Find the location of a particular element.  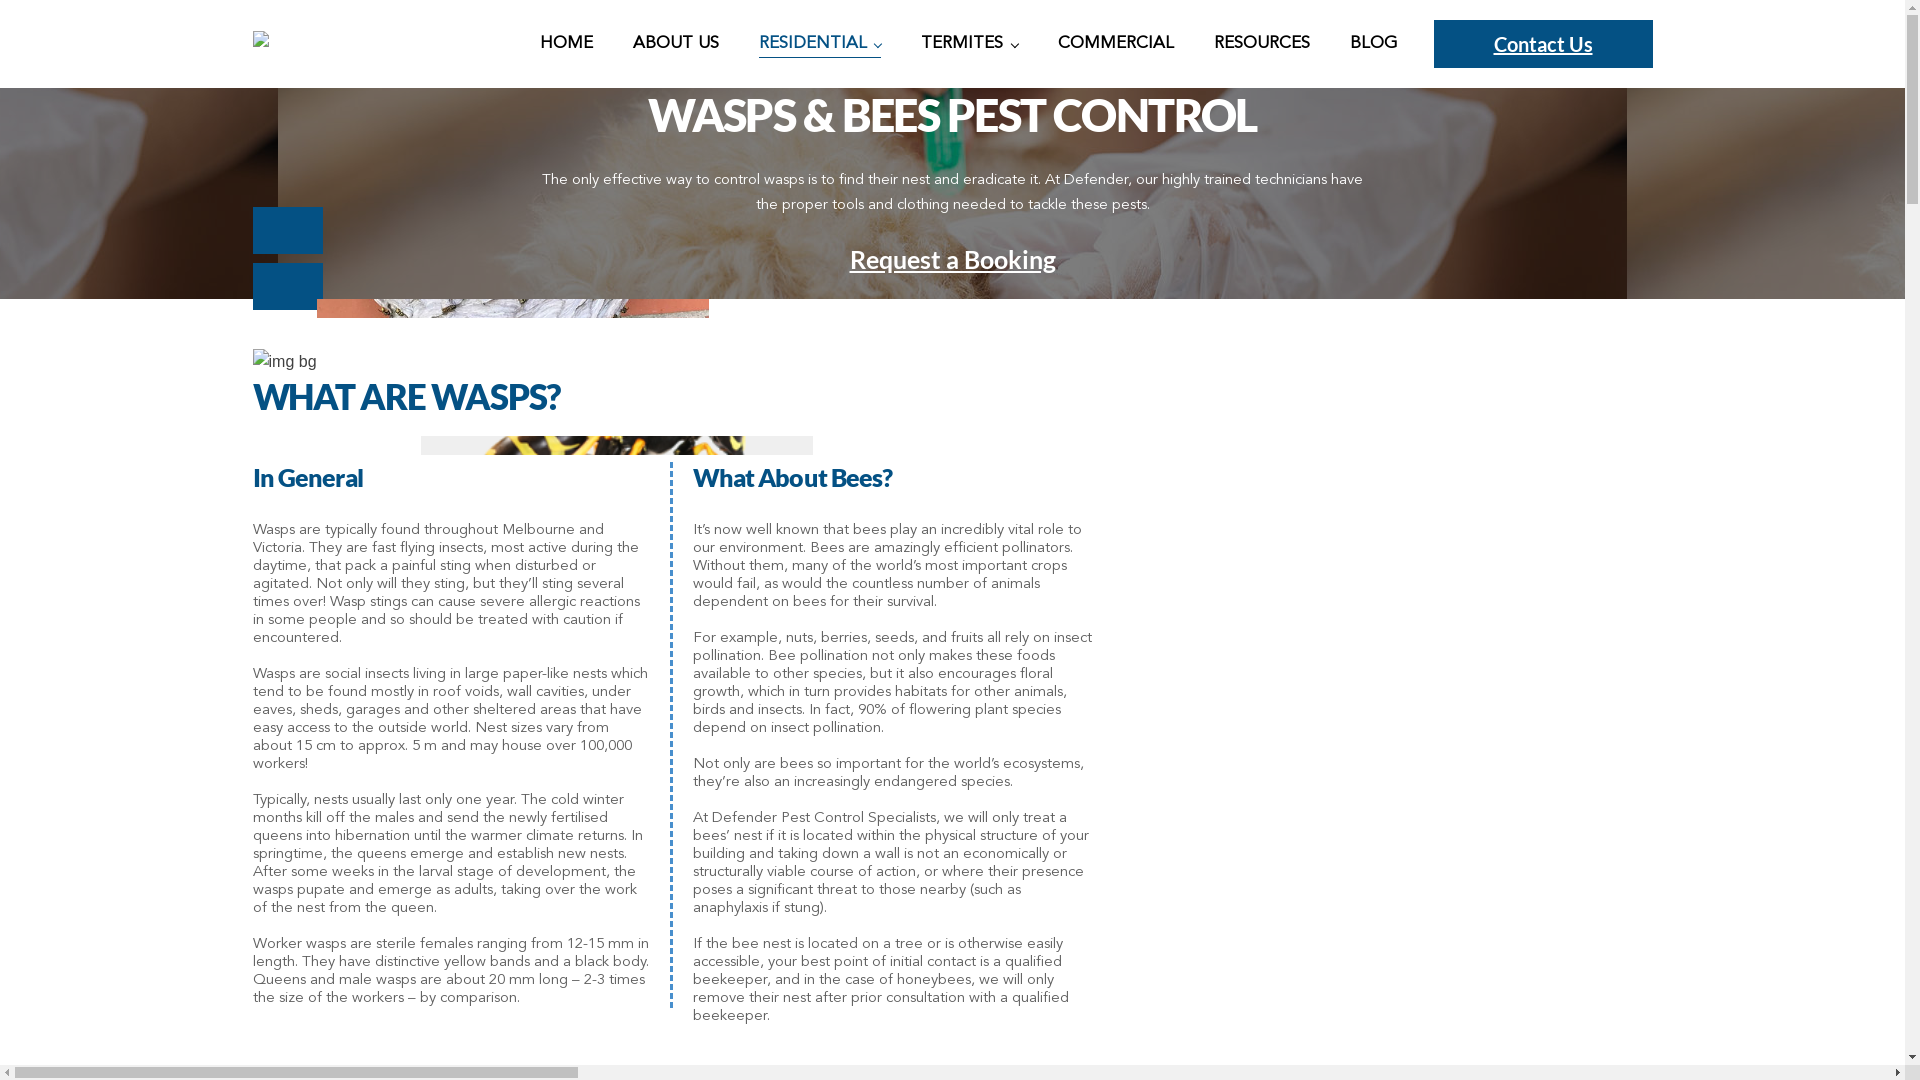

'Contact Us' is located at coordinates (1542, 43).